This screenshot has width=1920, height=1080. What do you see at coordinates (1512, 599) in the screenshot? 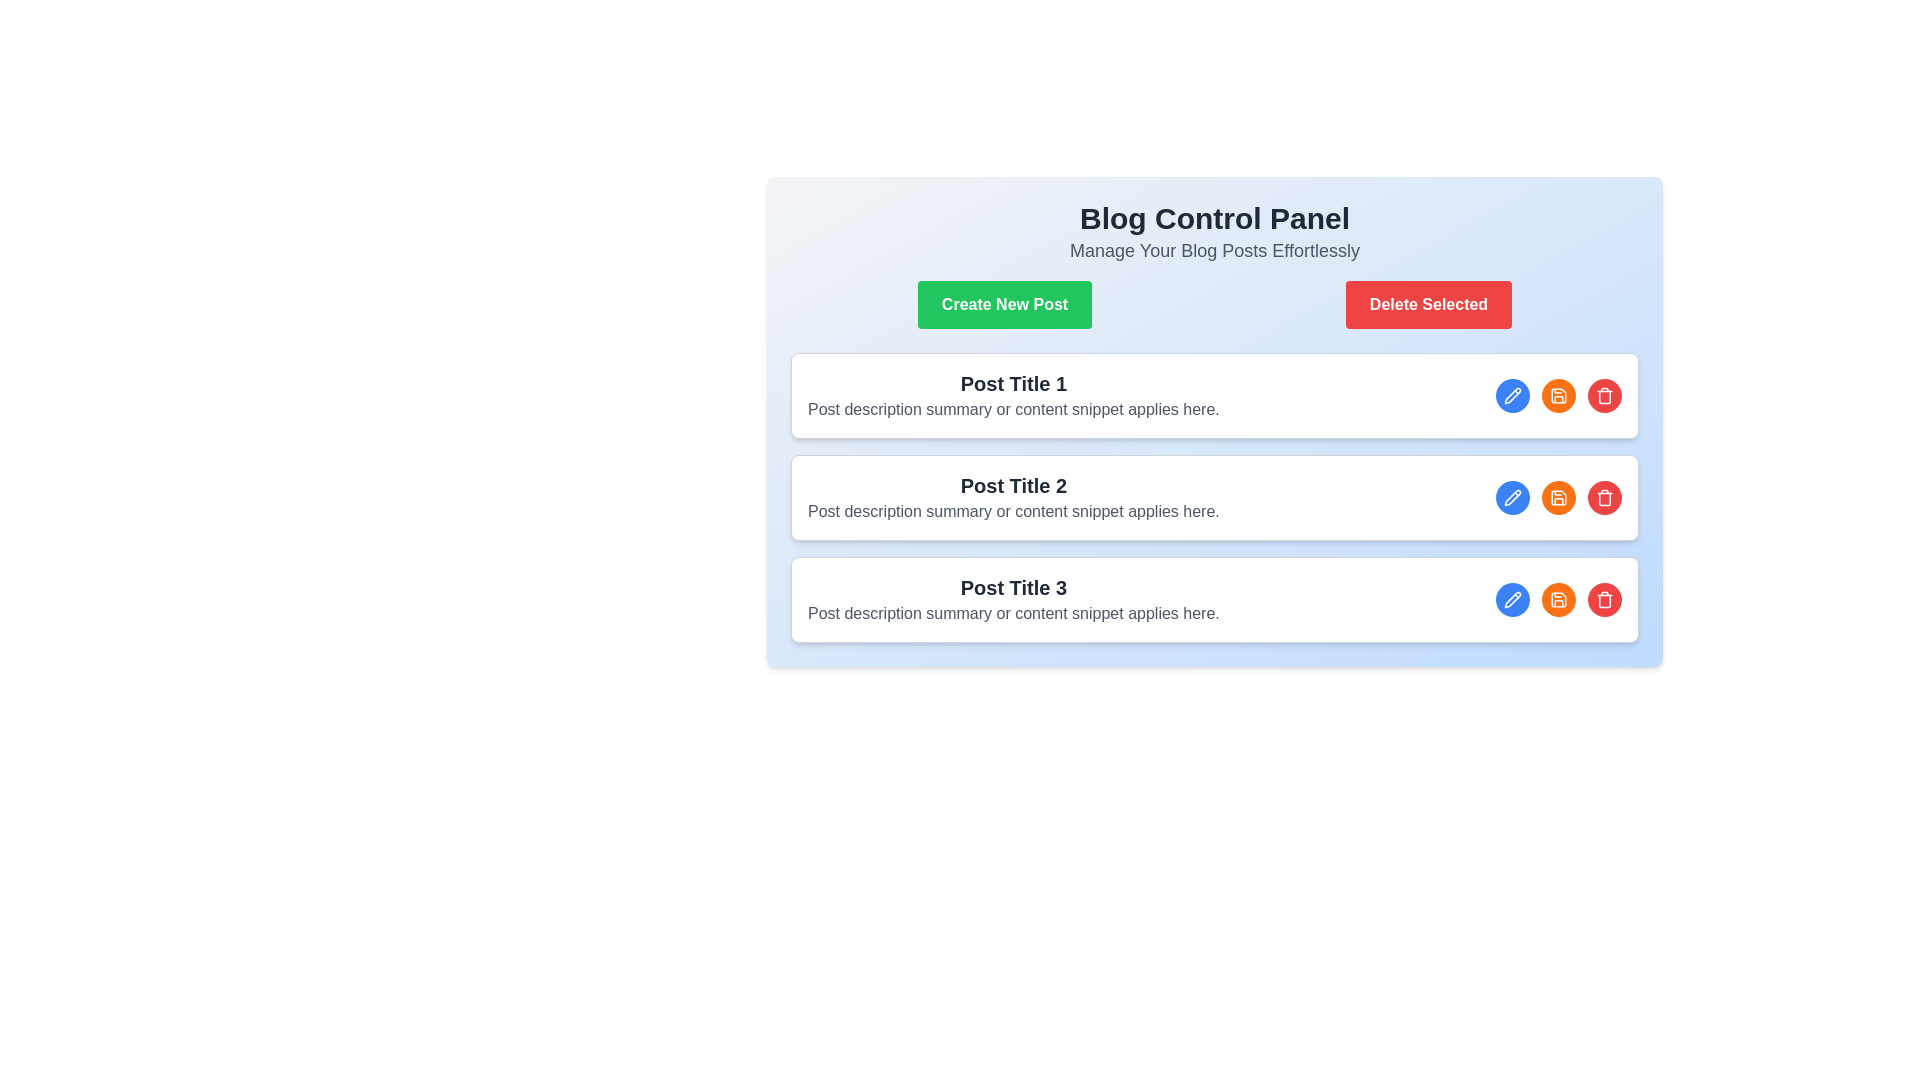
I see `the edit icon located at the beginning of the row for 'Post Title 3'` at bounding box center [1512, 599].